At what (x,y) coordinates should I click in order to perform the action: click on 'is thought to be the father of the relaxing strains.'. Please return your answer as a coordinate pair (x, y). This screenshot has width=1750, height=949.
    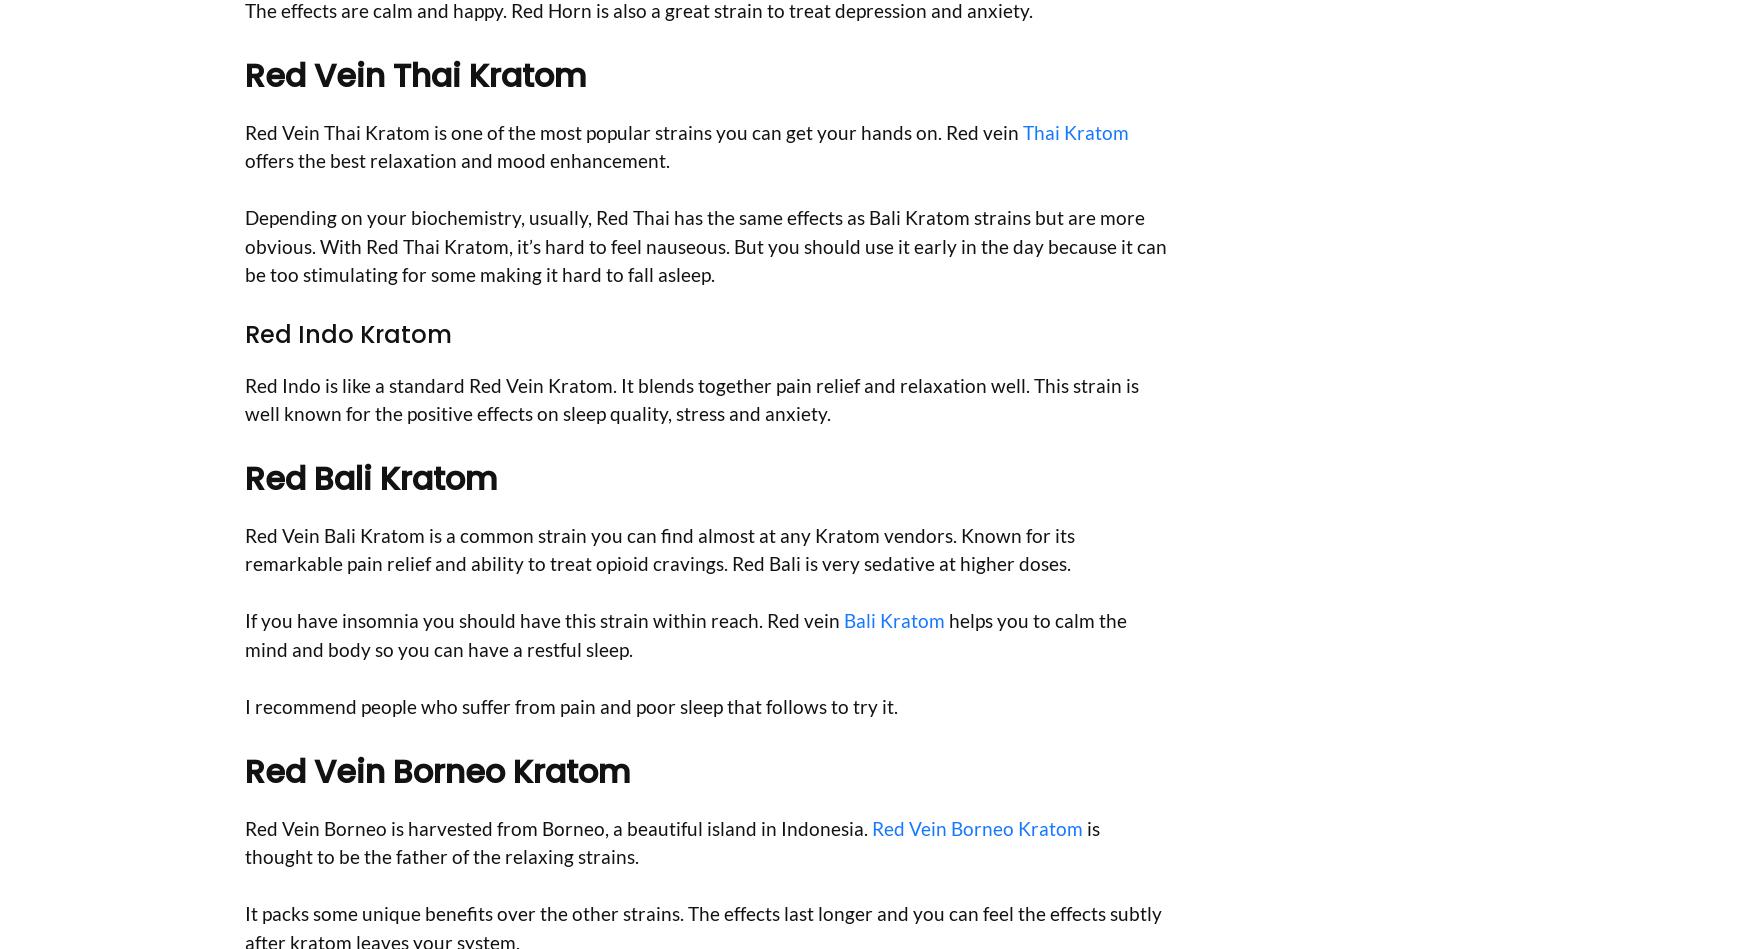
    Looking at the image, I should click on (671, 840).